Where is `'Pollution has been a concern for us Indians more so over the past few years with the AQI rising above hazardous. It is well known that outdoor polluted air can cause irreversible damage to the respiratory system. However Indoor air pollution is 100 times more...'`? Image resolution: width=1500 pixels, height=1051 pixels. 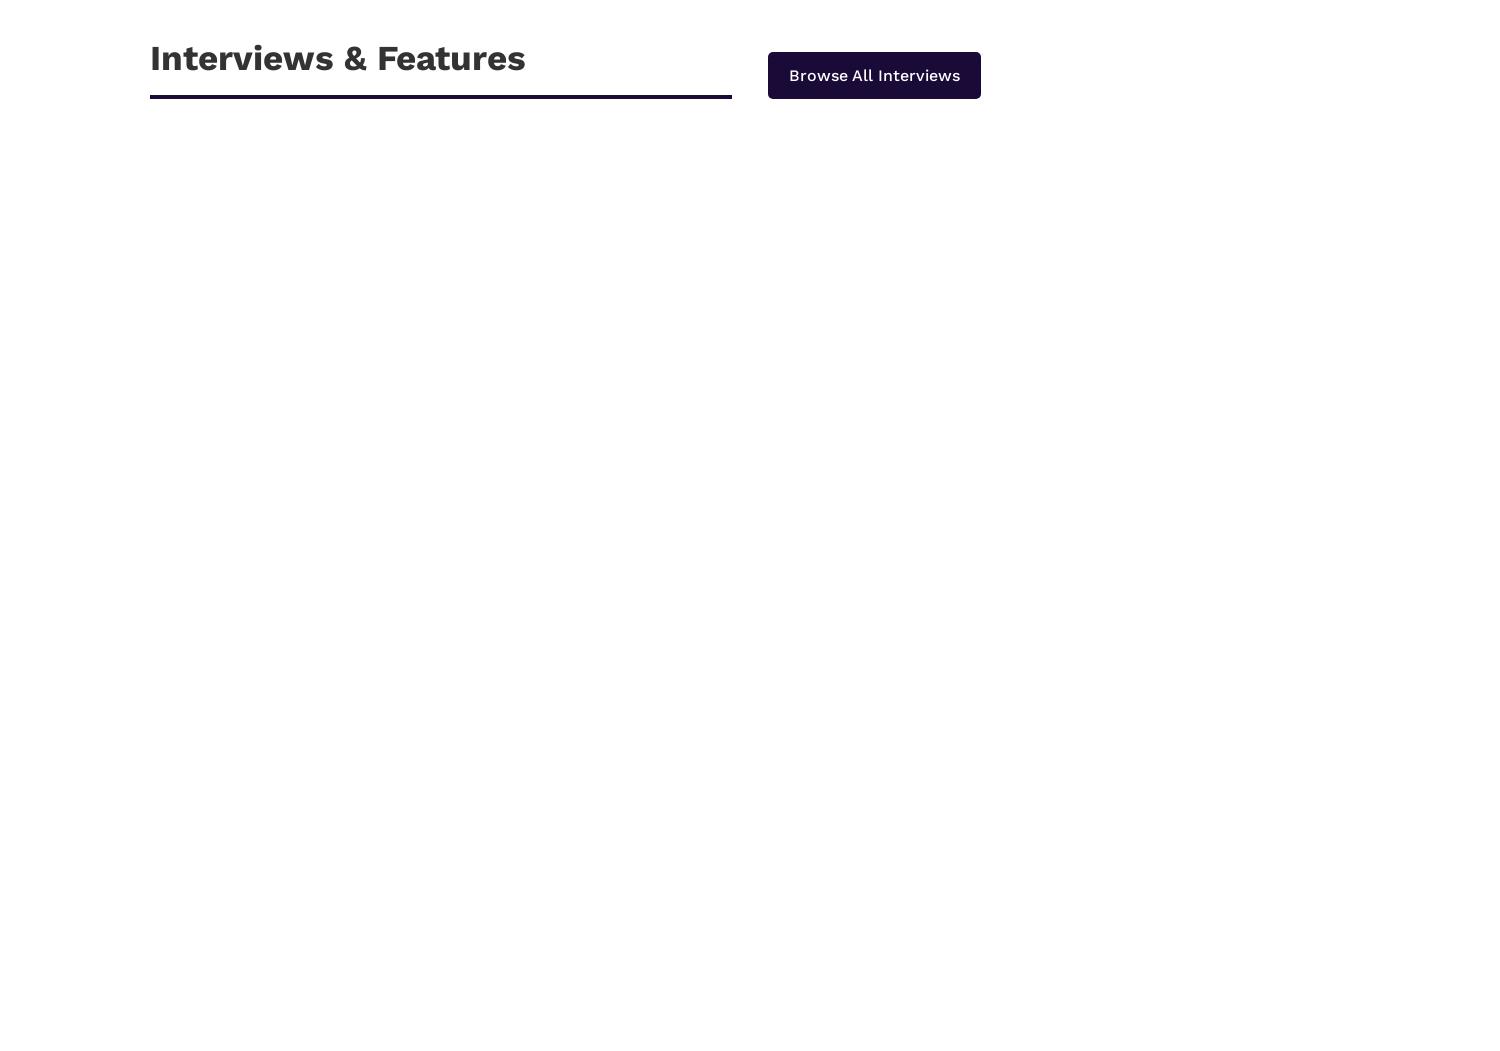
'Pollution has been a concern for us Indians more so over the past few years with the AQI rising above hazardous. It is well known that outdoor polluted air can cause irreversible damage to the respiratory system. However Indoor air pollution is 100 times more...' is located at coordinates (589, 959).